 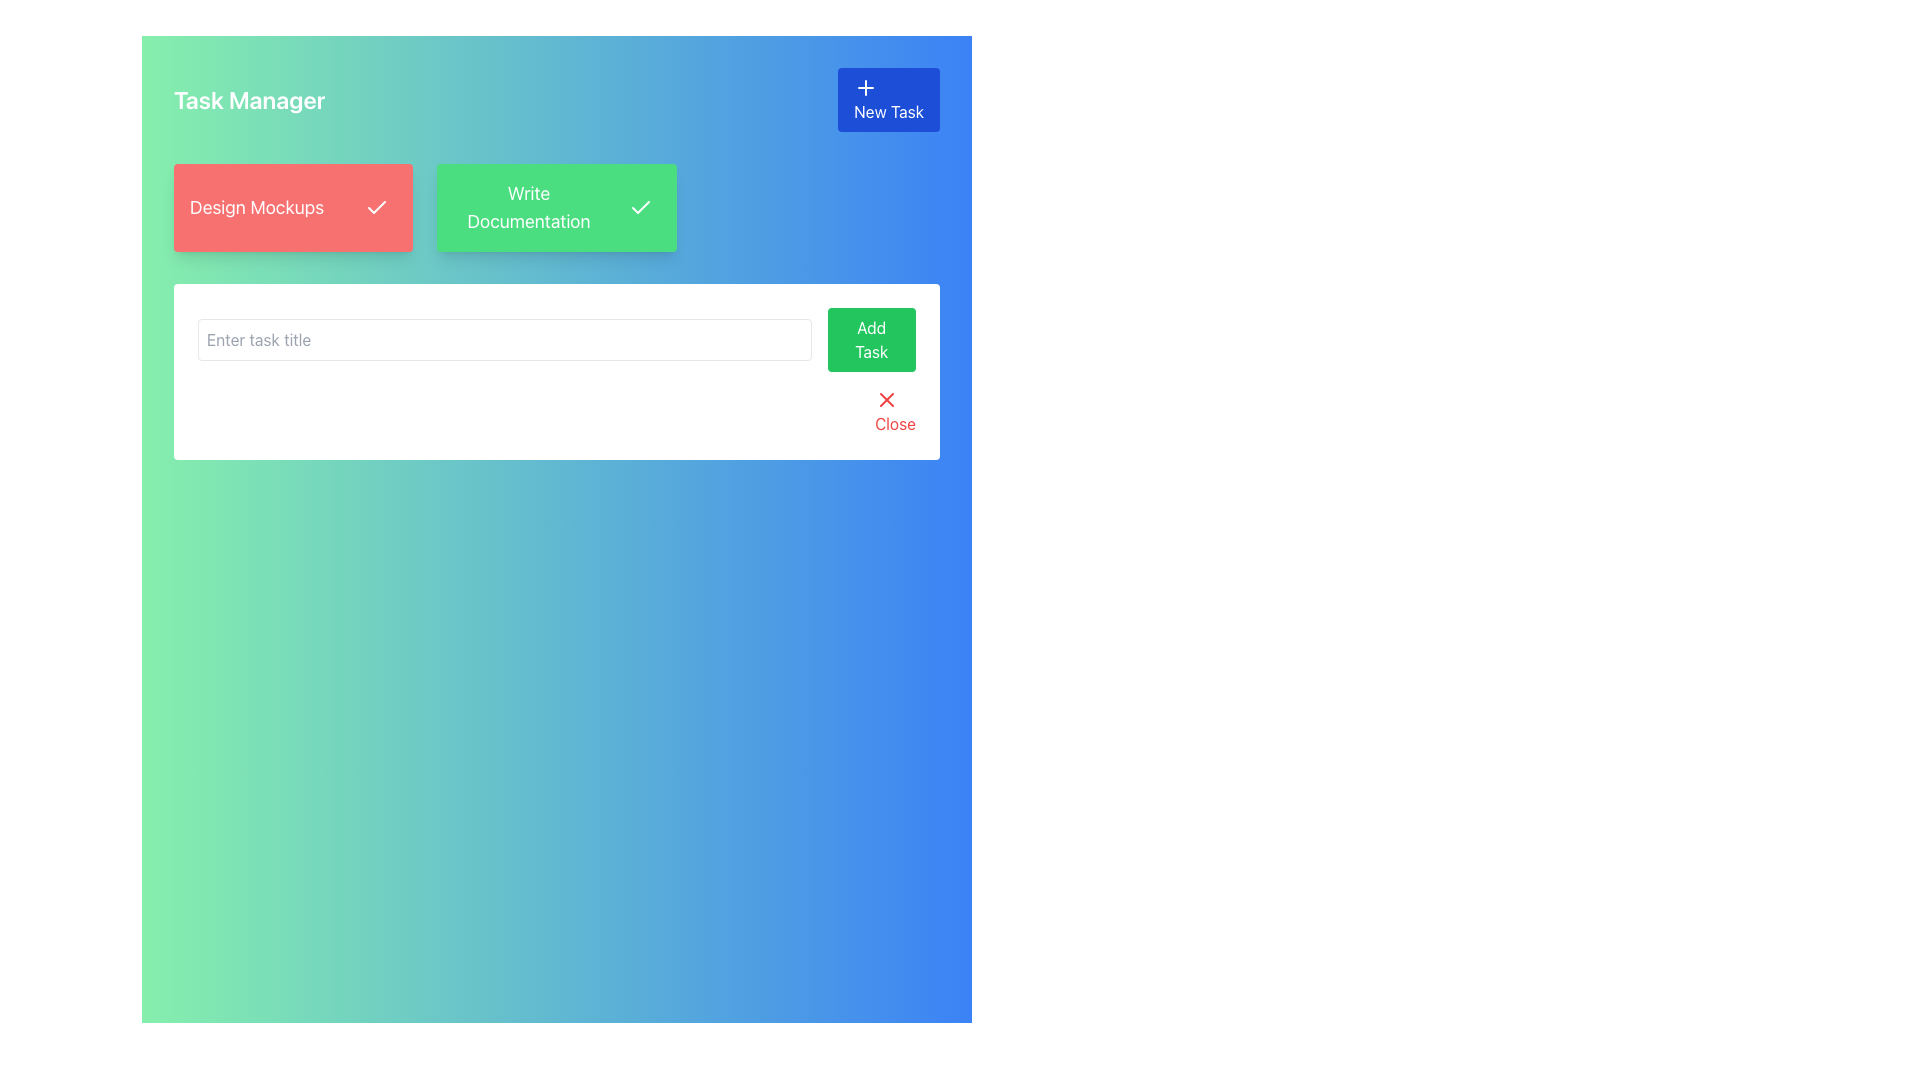 What do you see at coordinates (377, 207) in the screenshot?
I see `the small checkmark icon located within the 'Write Documentation' button, which is positioned centrally to the right side of the text` at bounding box center [377, 207].